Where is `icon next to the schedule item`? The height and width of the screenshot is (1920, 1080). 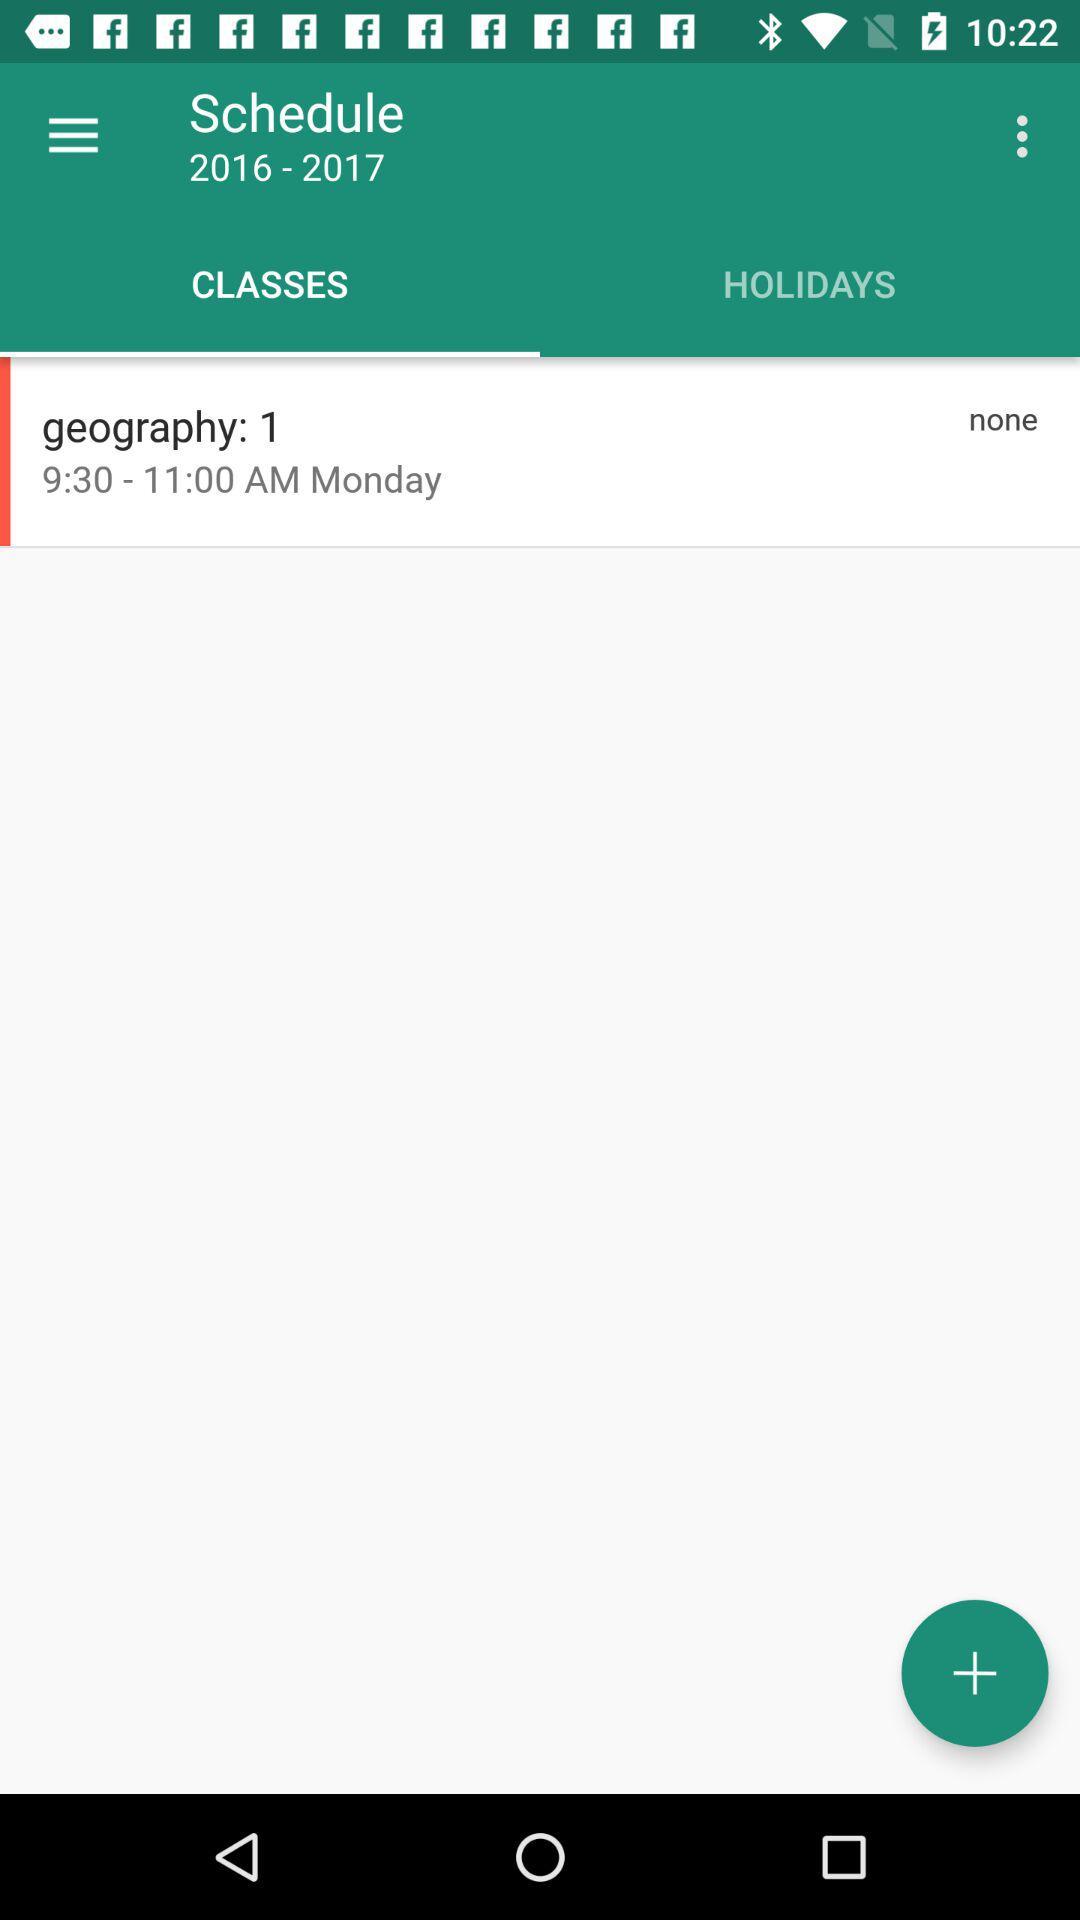 icon next to the schedule item is located at coordinates (72, 135).